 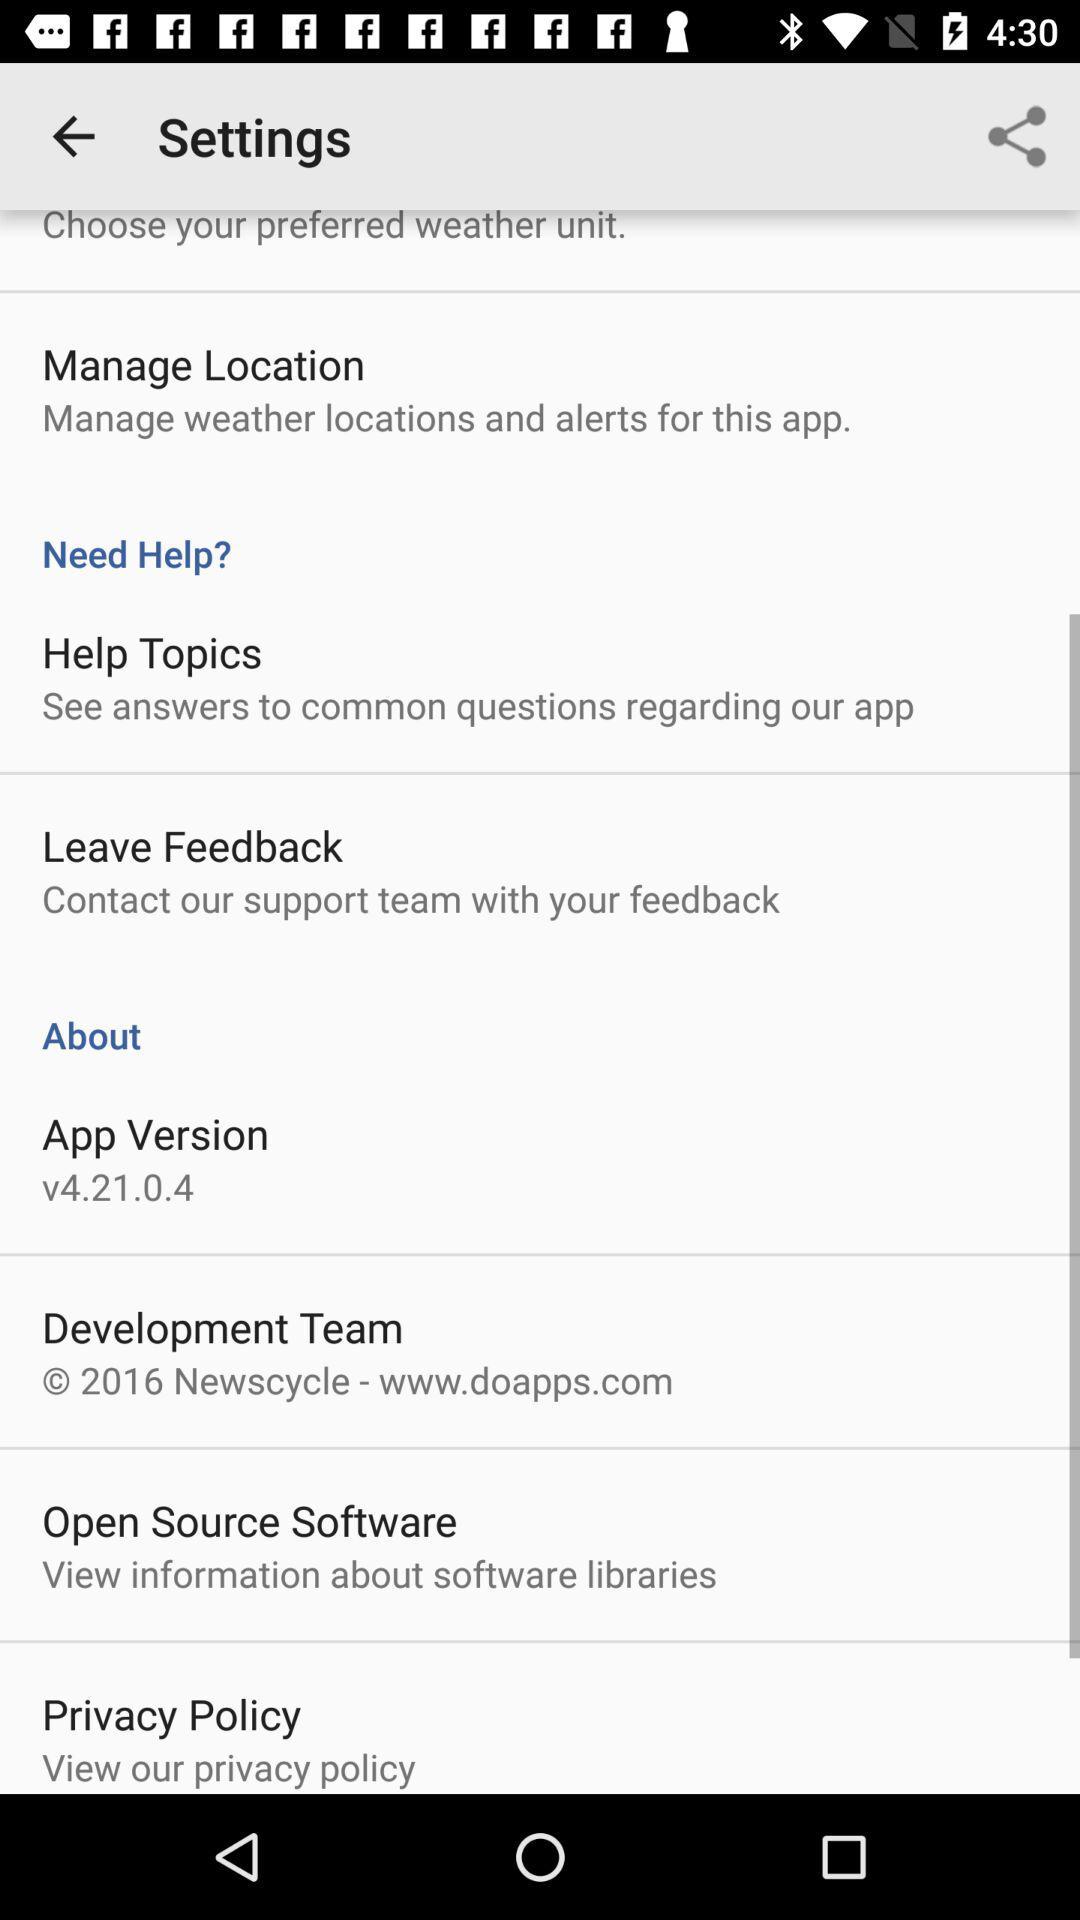 I want to click on the app version item, so click(x=154, y=1133).